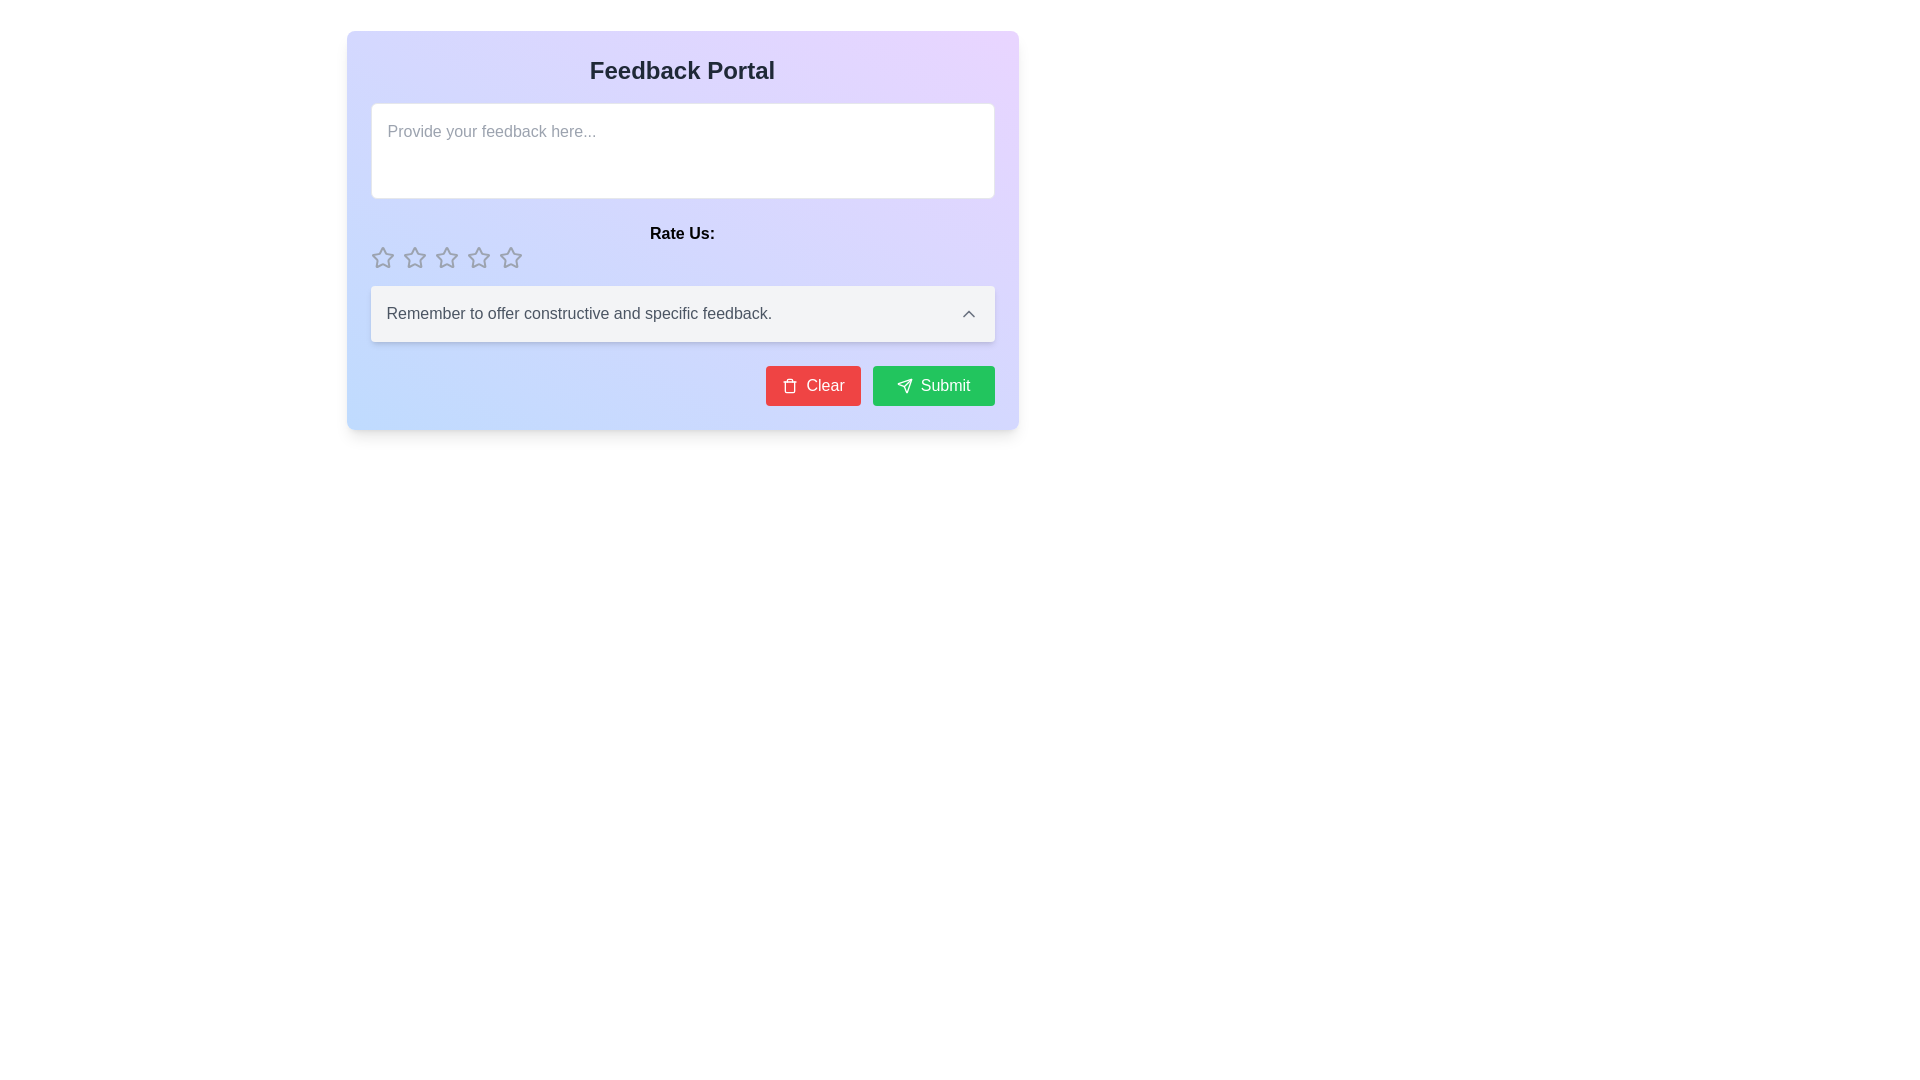 This screenshot has width=1920, height=1080. What do you see at coordinates (682, 69) in the screenshot?
I see `the Text Label located at the top of a rounded, gradient-colored box, which serves as a descriptive title for the section` at bounding box center [682, 69].